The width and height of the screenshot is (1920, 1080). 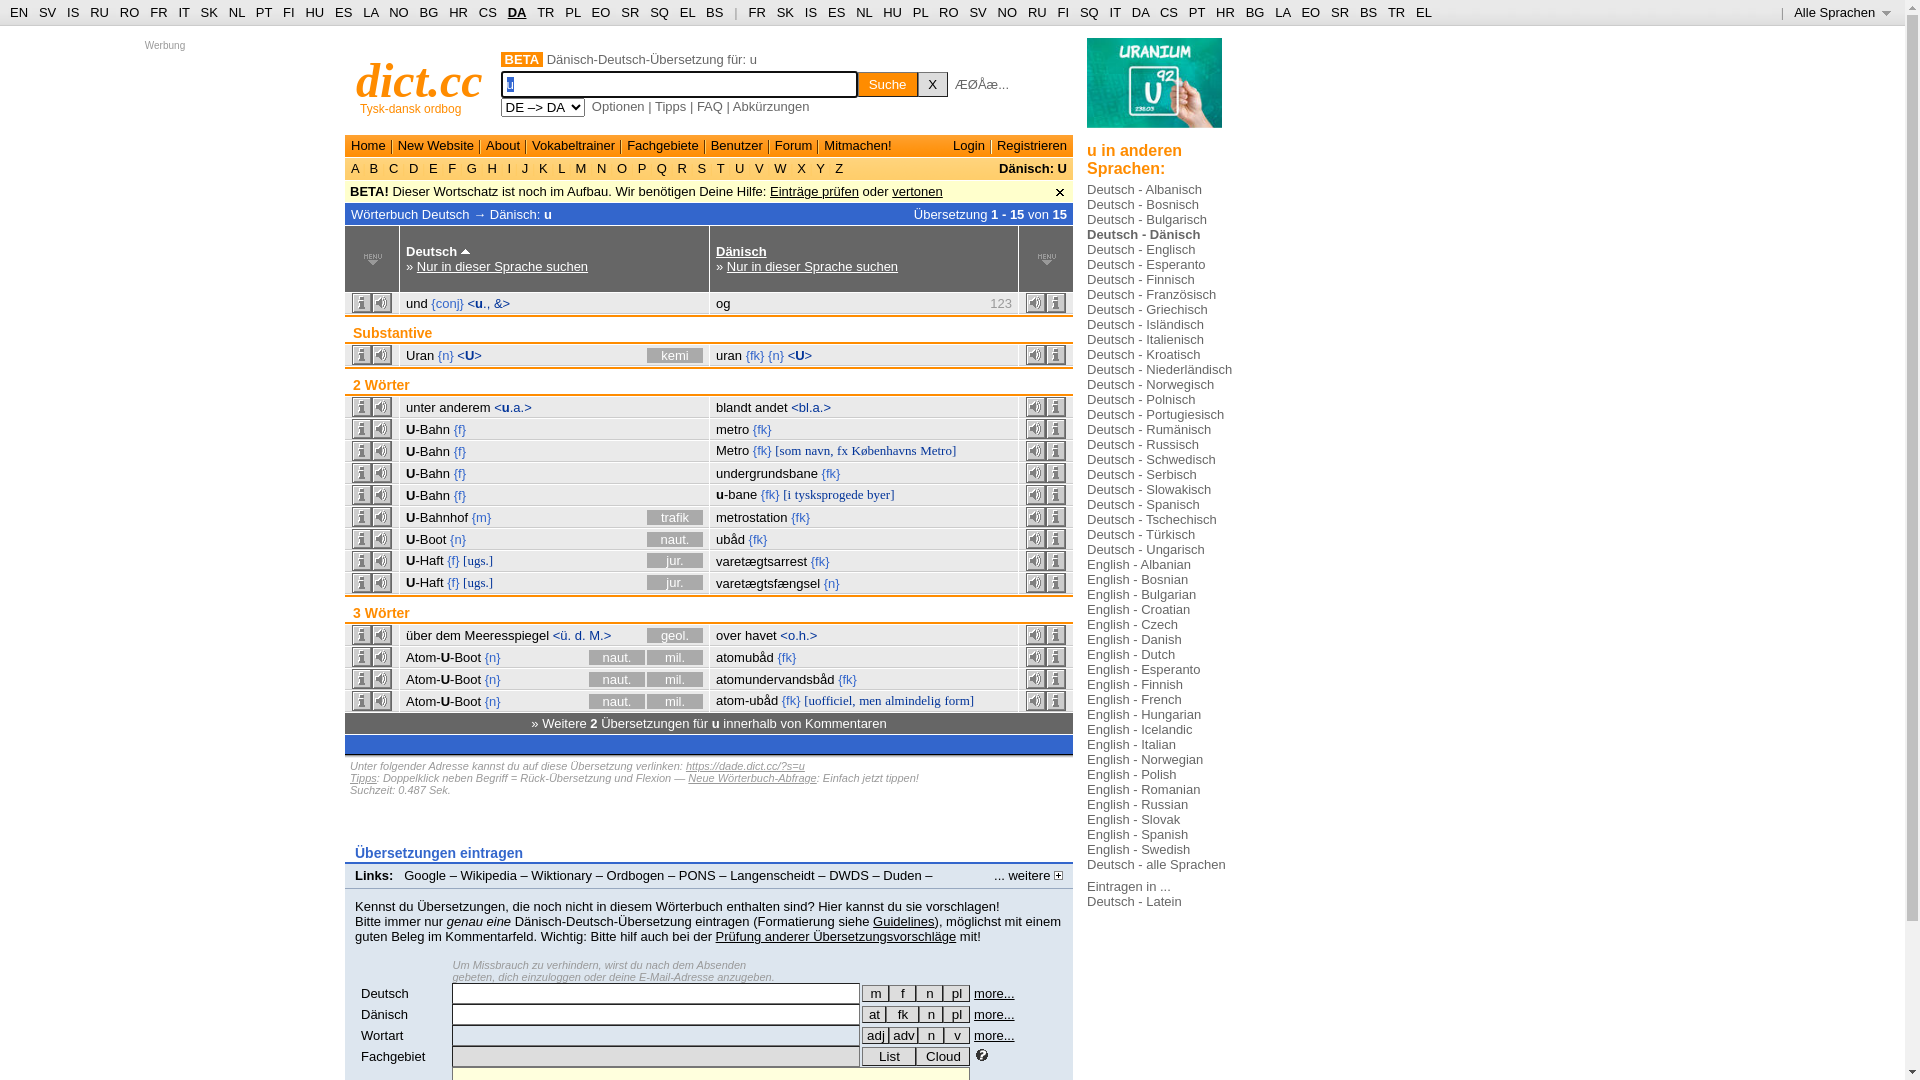 I want to click on 'V', so click(x=757, y=167).